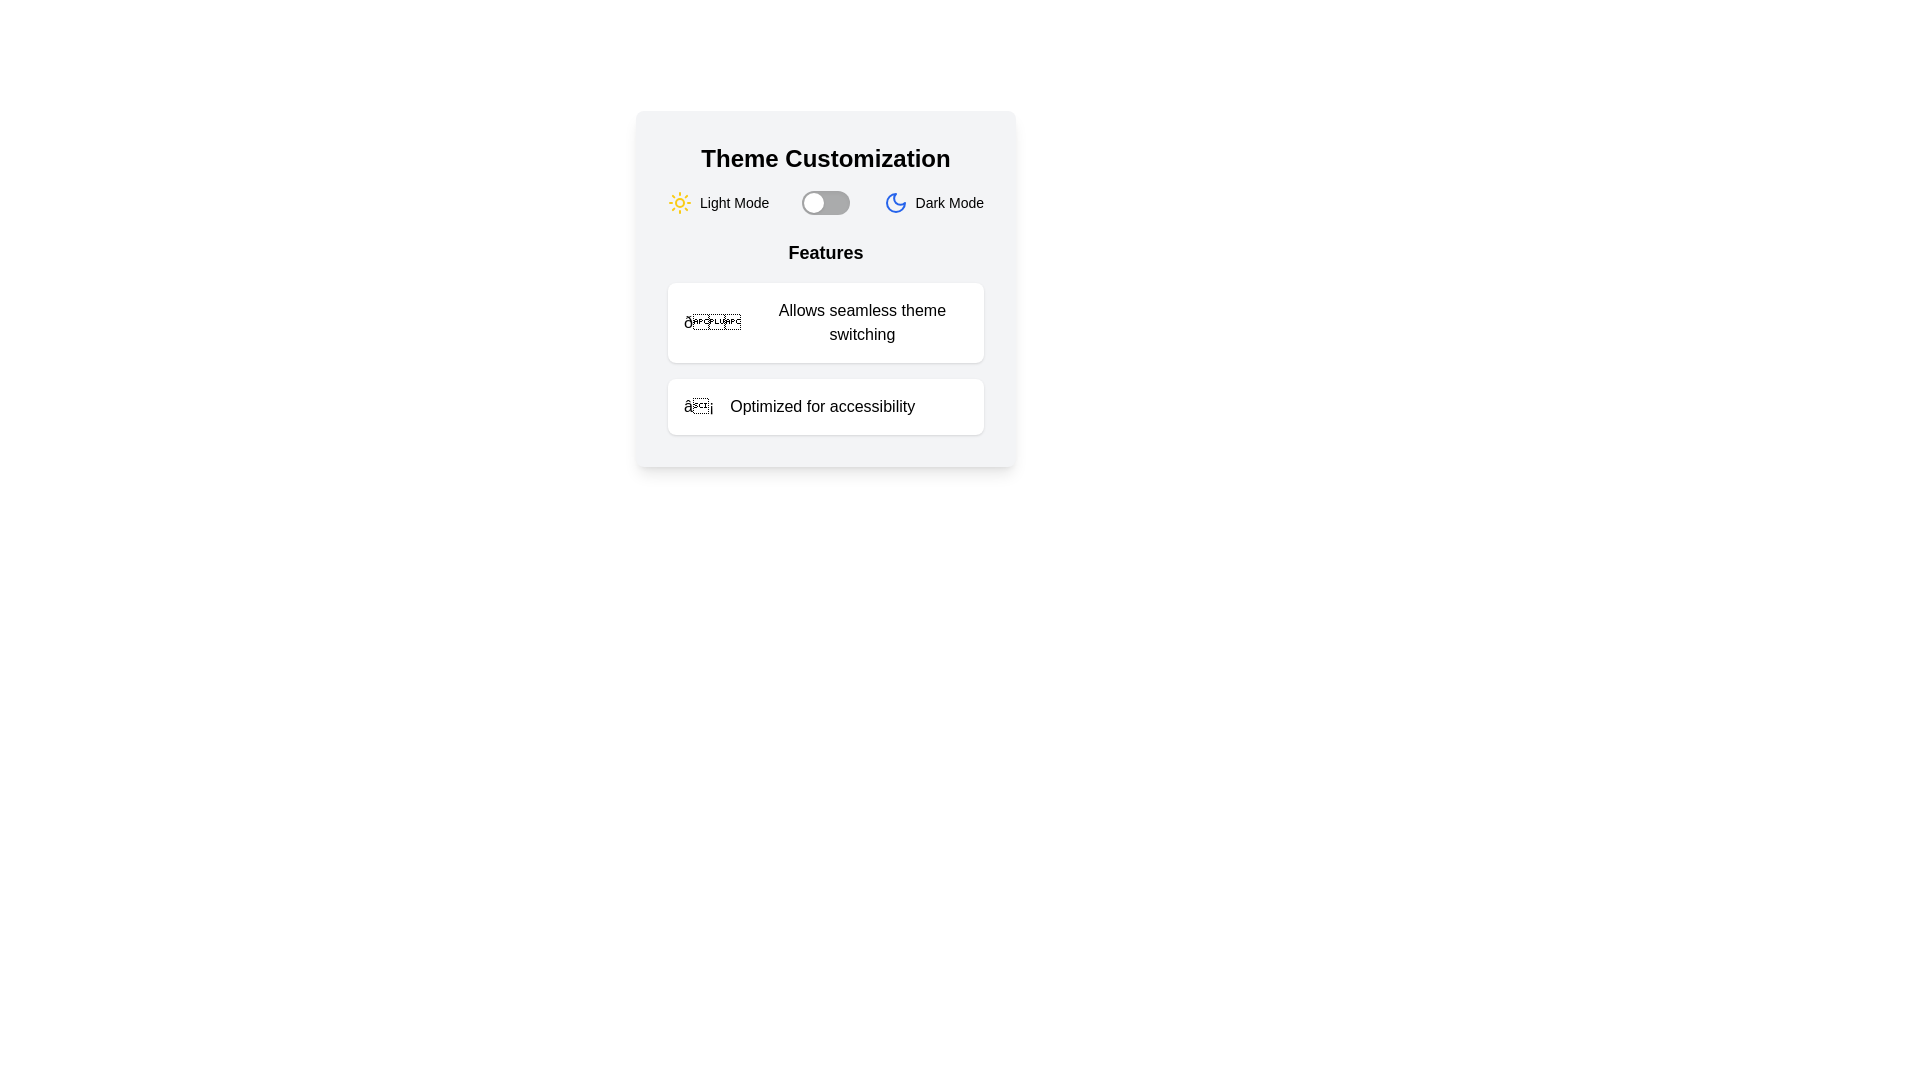 This screenshot has height=1080, width=1920. Describe the element at coordinates (894, 203) in the screenshot. I see `the dark mode toggle switch located in the top-right corner of the theme customization card to activate dark mode` at that location.